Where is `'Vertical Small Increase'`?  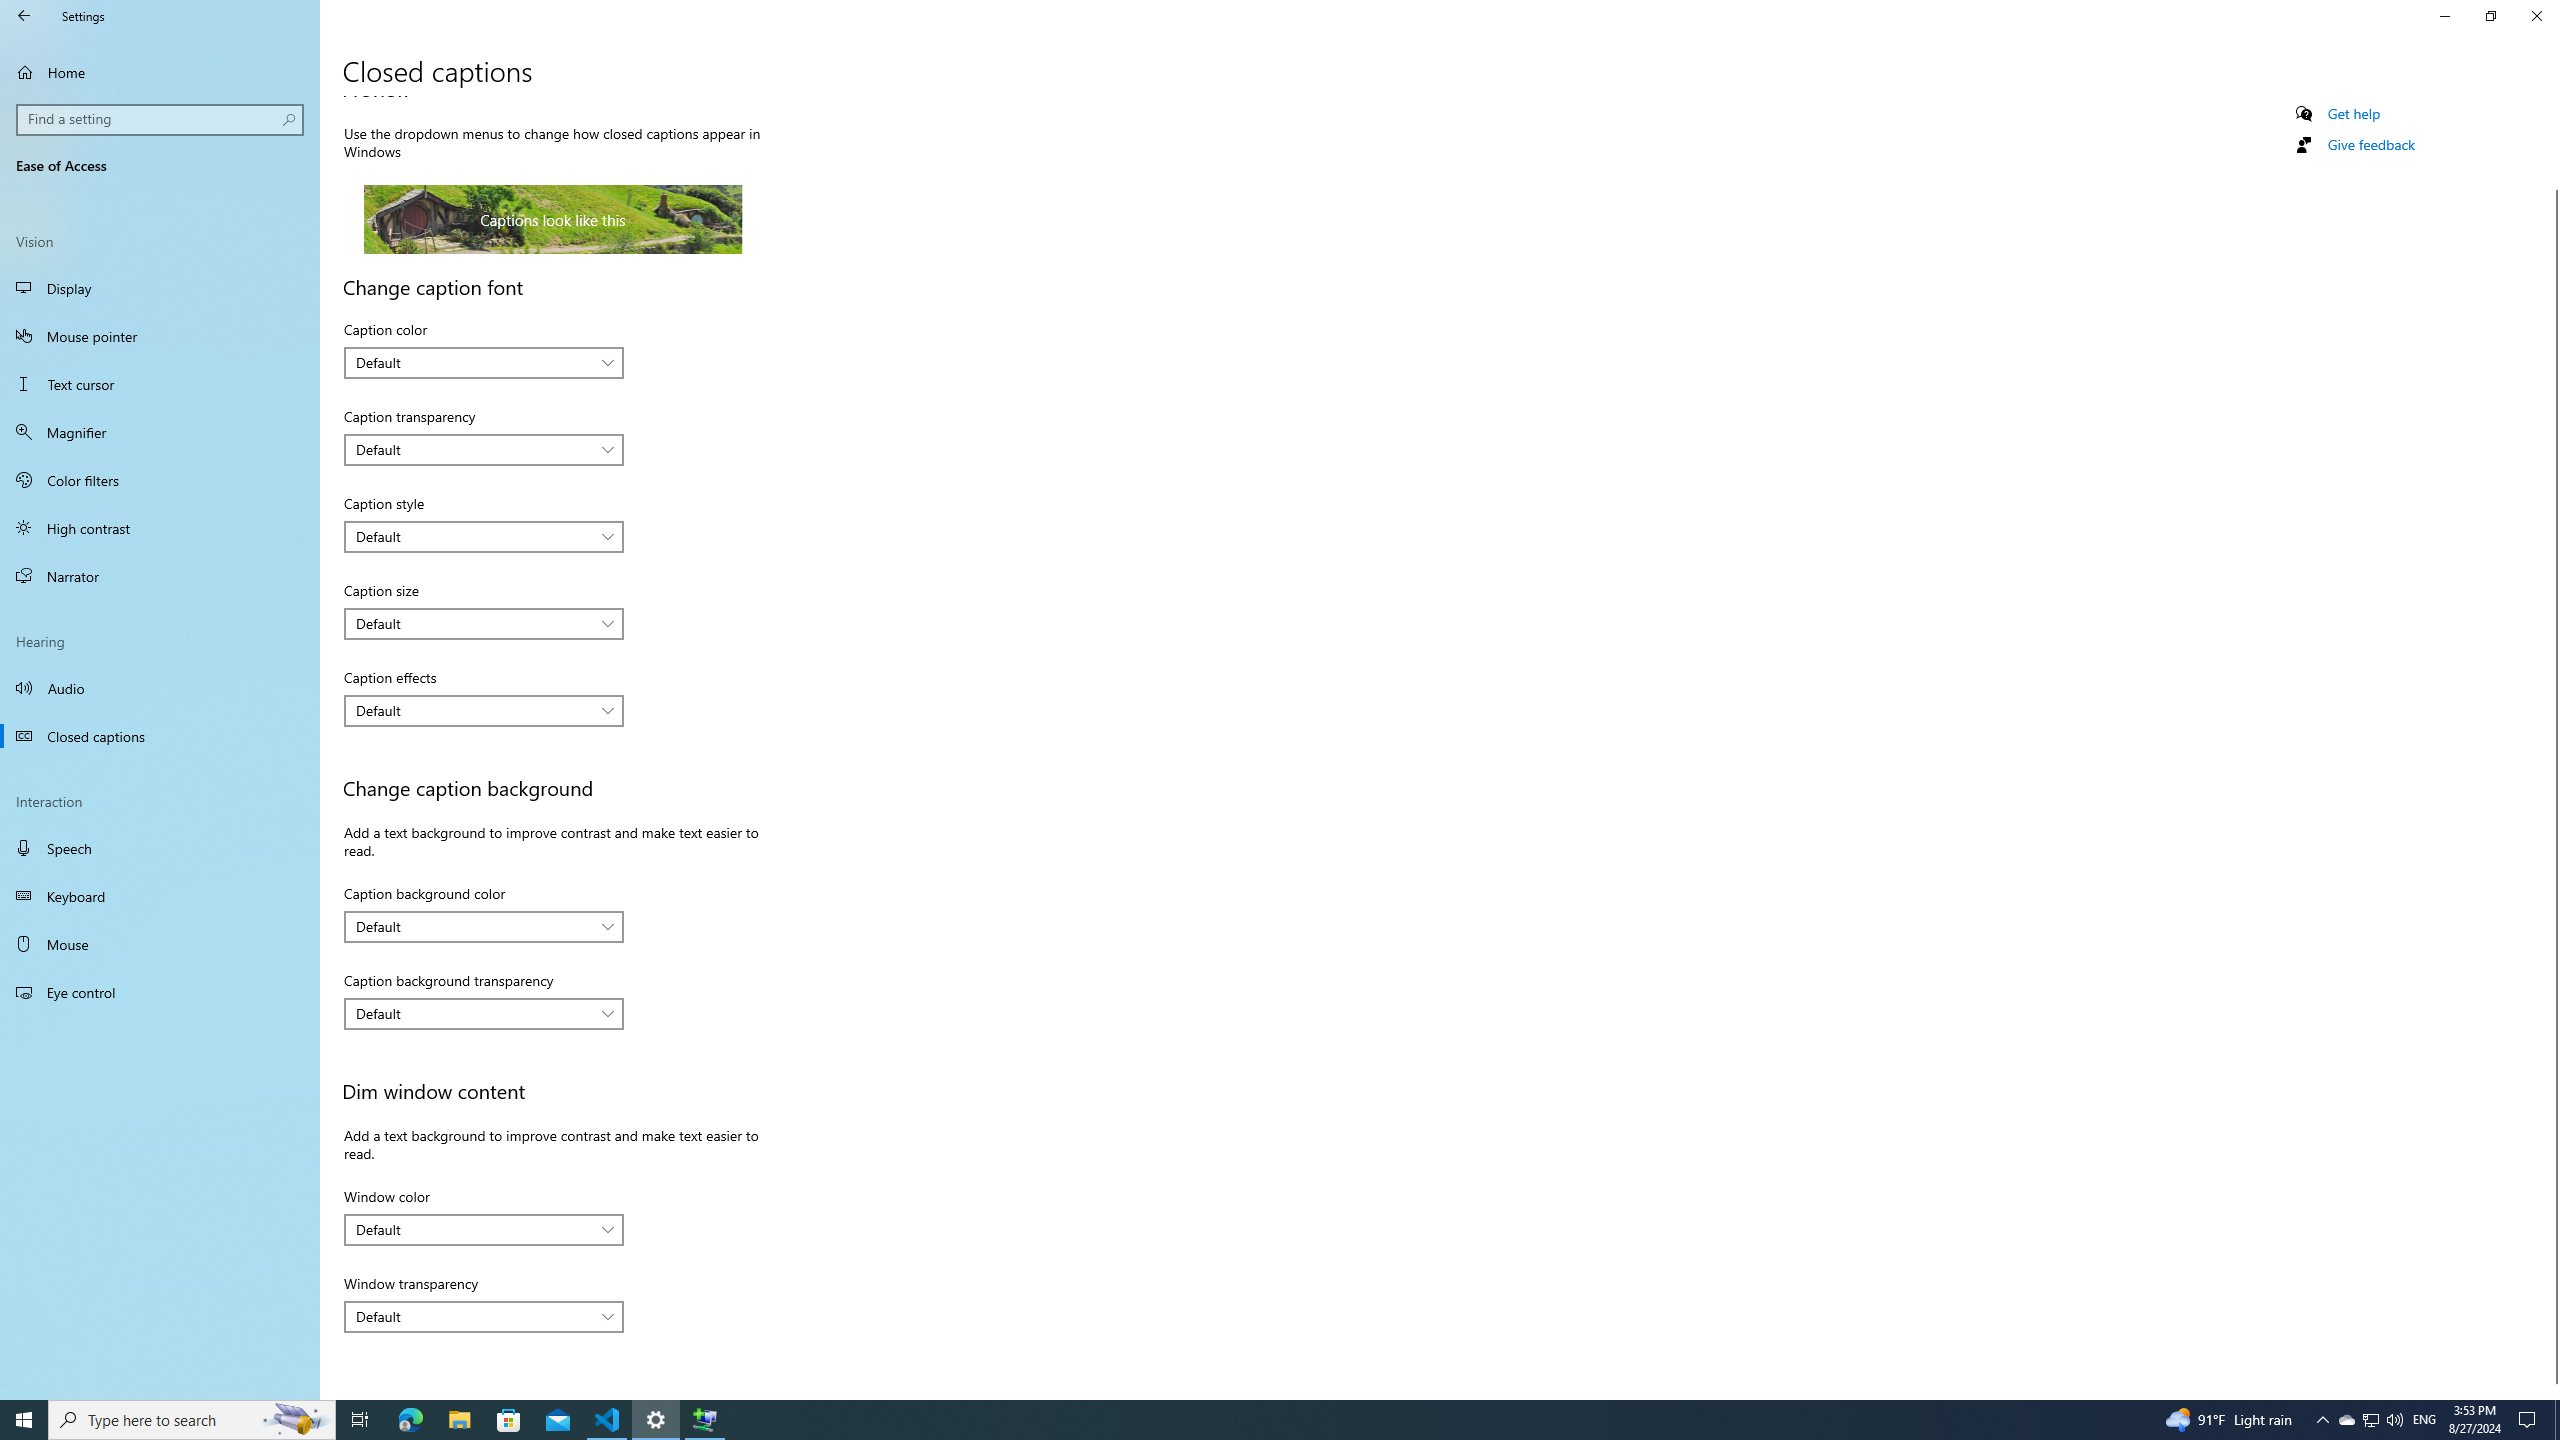 'Vertical Small Increase' is located at coordinates (2551, 1390).